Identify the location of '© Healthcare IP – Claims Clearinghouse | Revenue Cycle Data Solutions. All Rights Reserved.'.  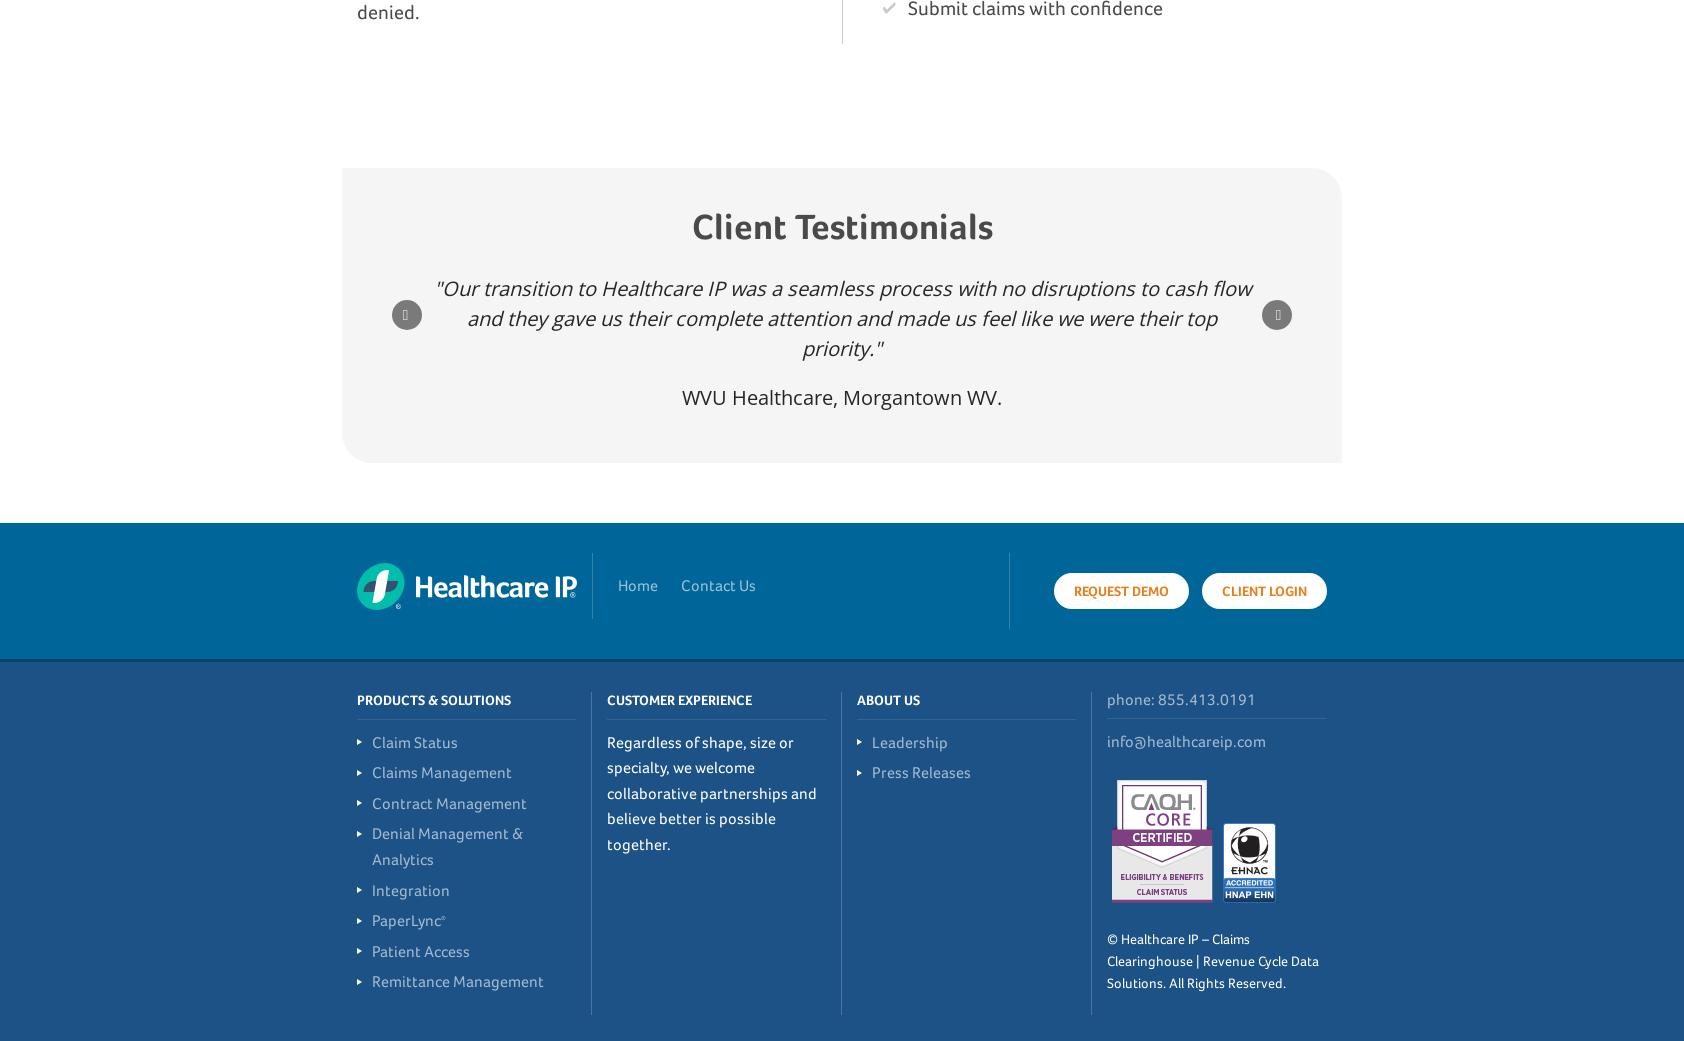
(1212, 960).